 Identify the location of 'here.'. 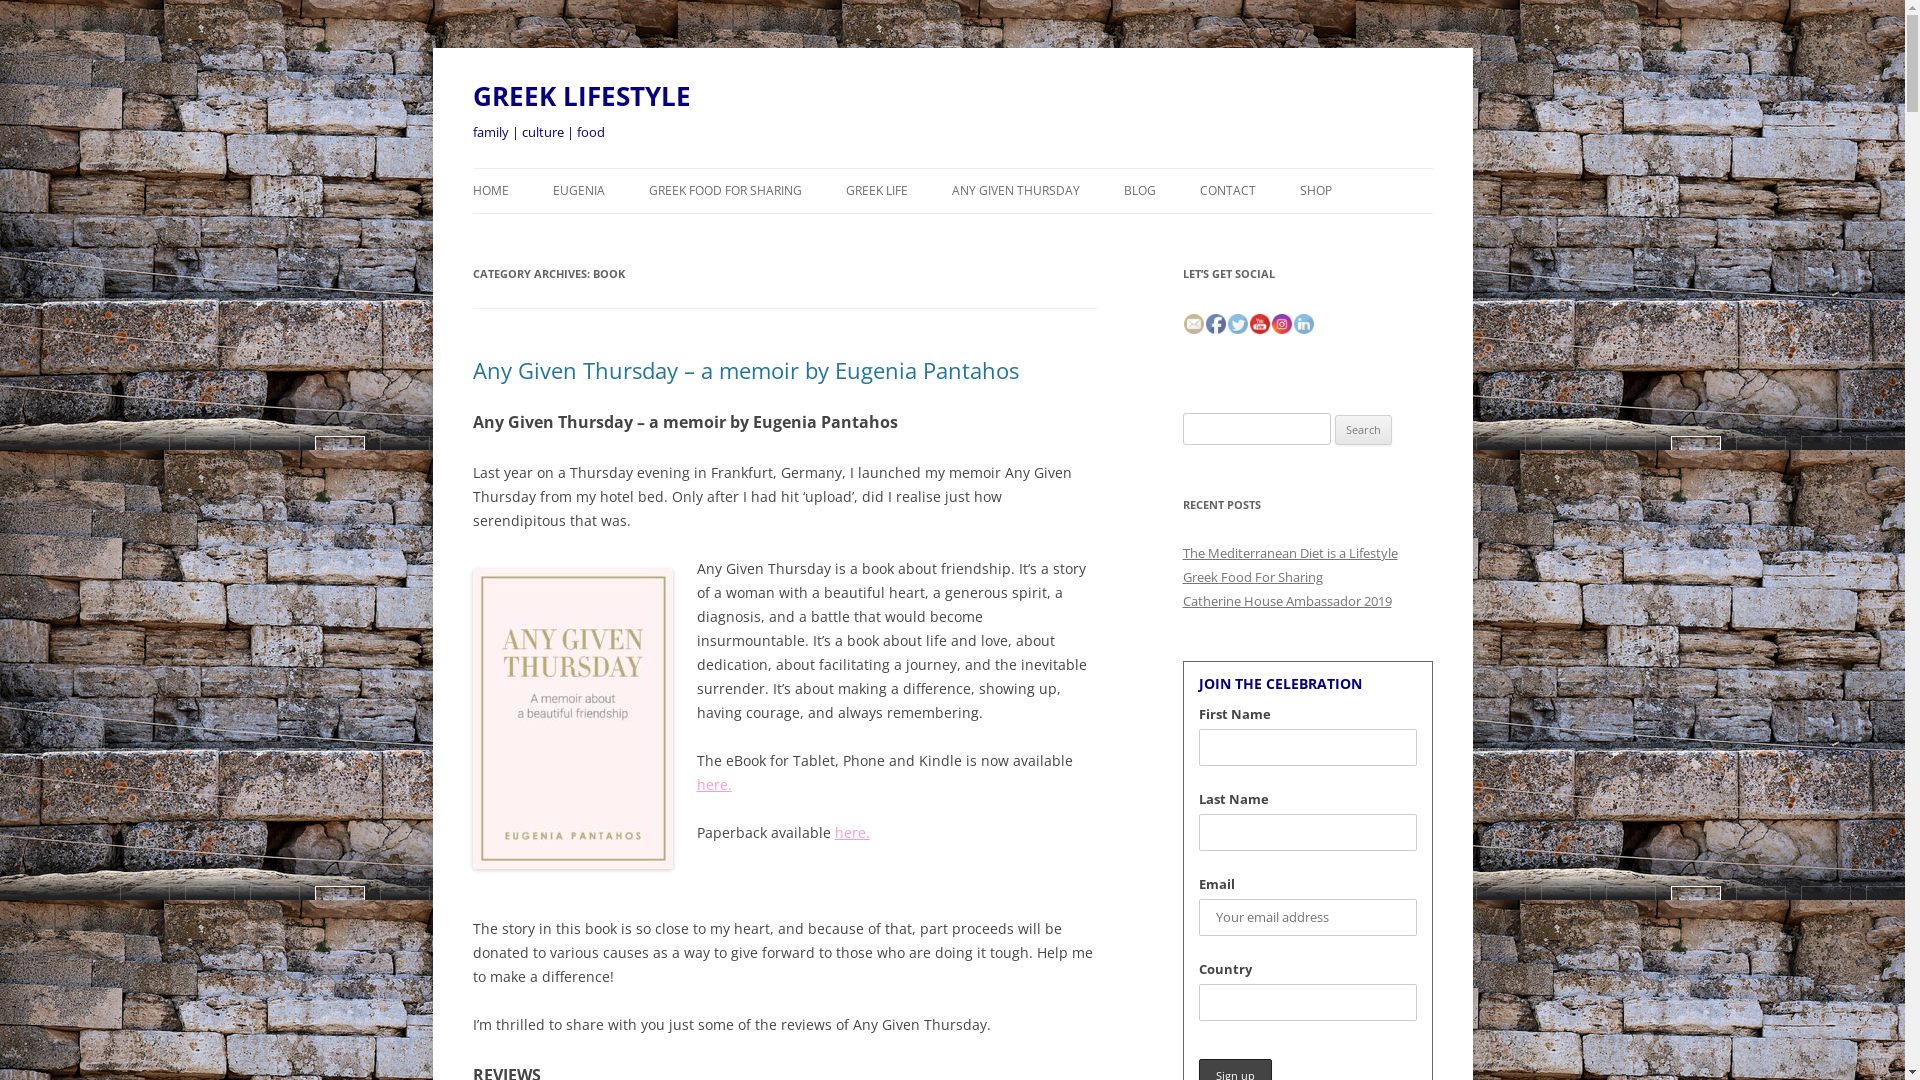
(713, 783).